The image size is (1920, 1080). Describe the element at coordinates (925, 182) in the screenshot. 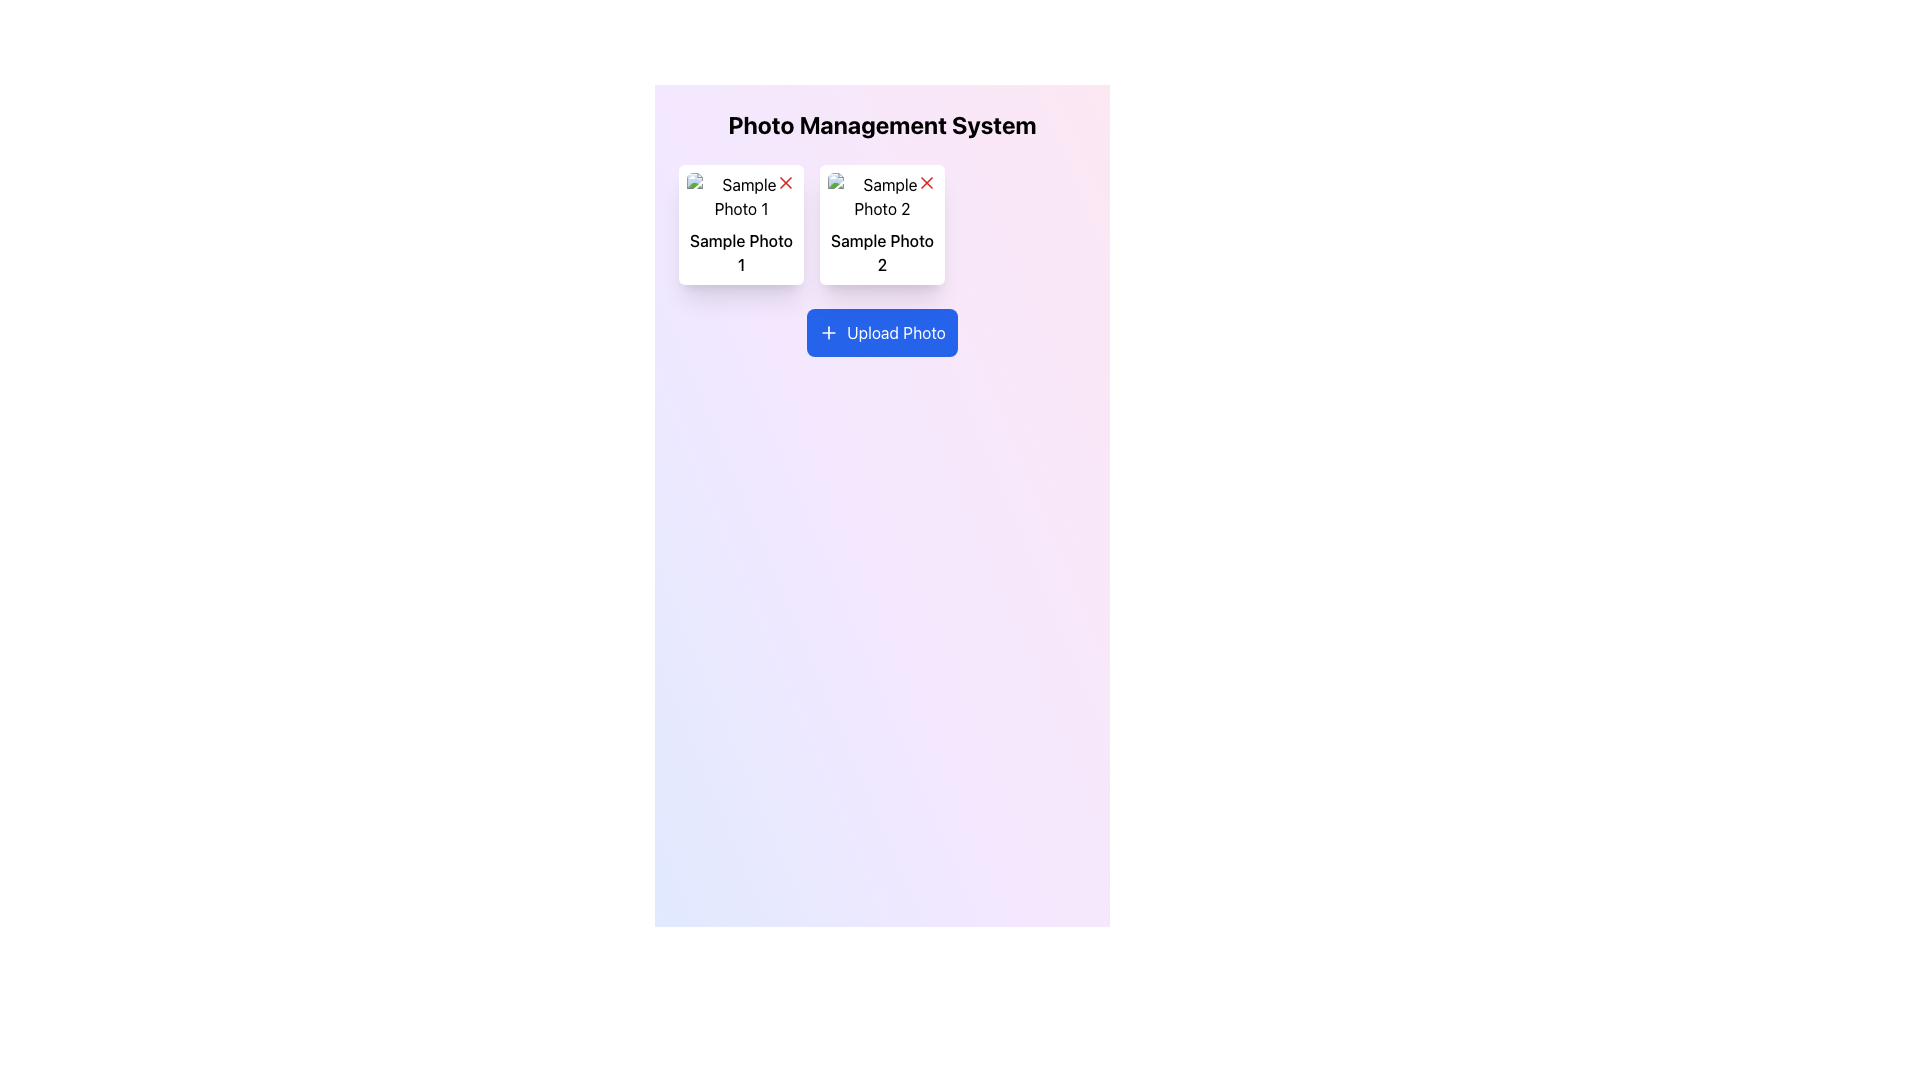

I see `the red cross icon button located at the top-right corner of the card displaying 'Sample Photo 2' to change its color` at that location.